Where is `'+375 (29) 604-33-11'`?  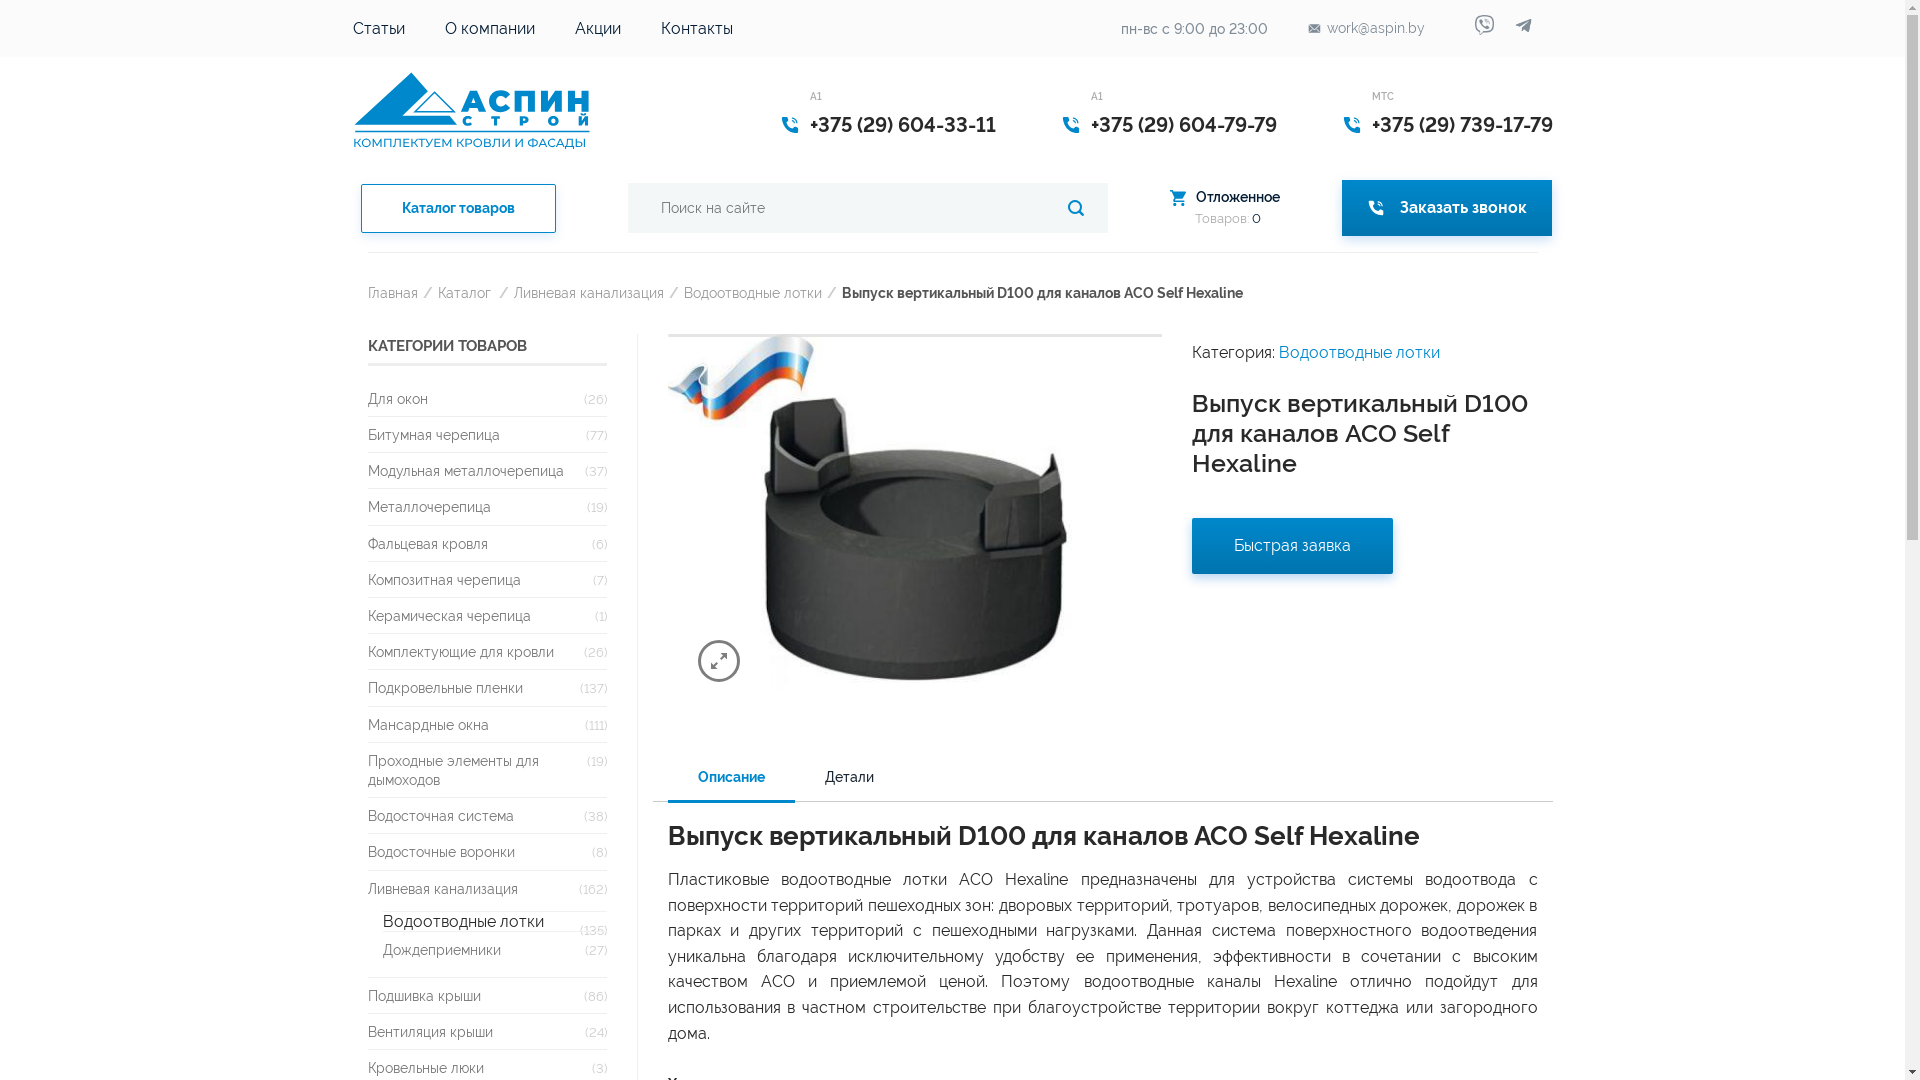
'+375 (29) 604-33-11' is located at coordinates (810, 124).